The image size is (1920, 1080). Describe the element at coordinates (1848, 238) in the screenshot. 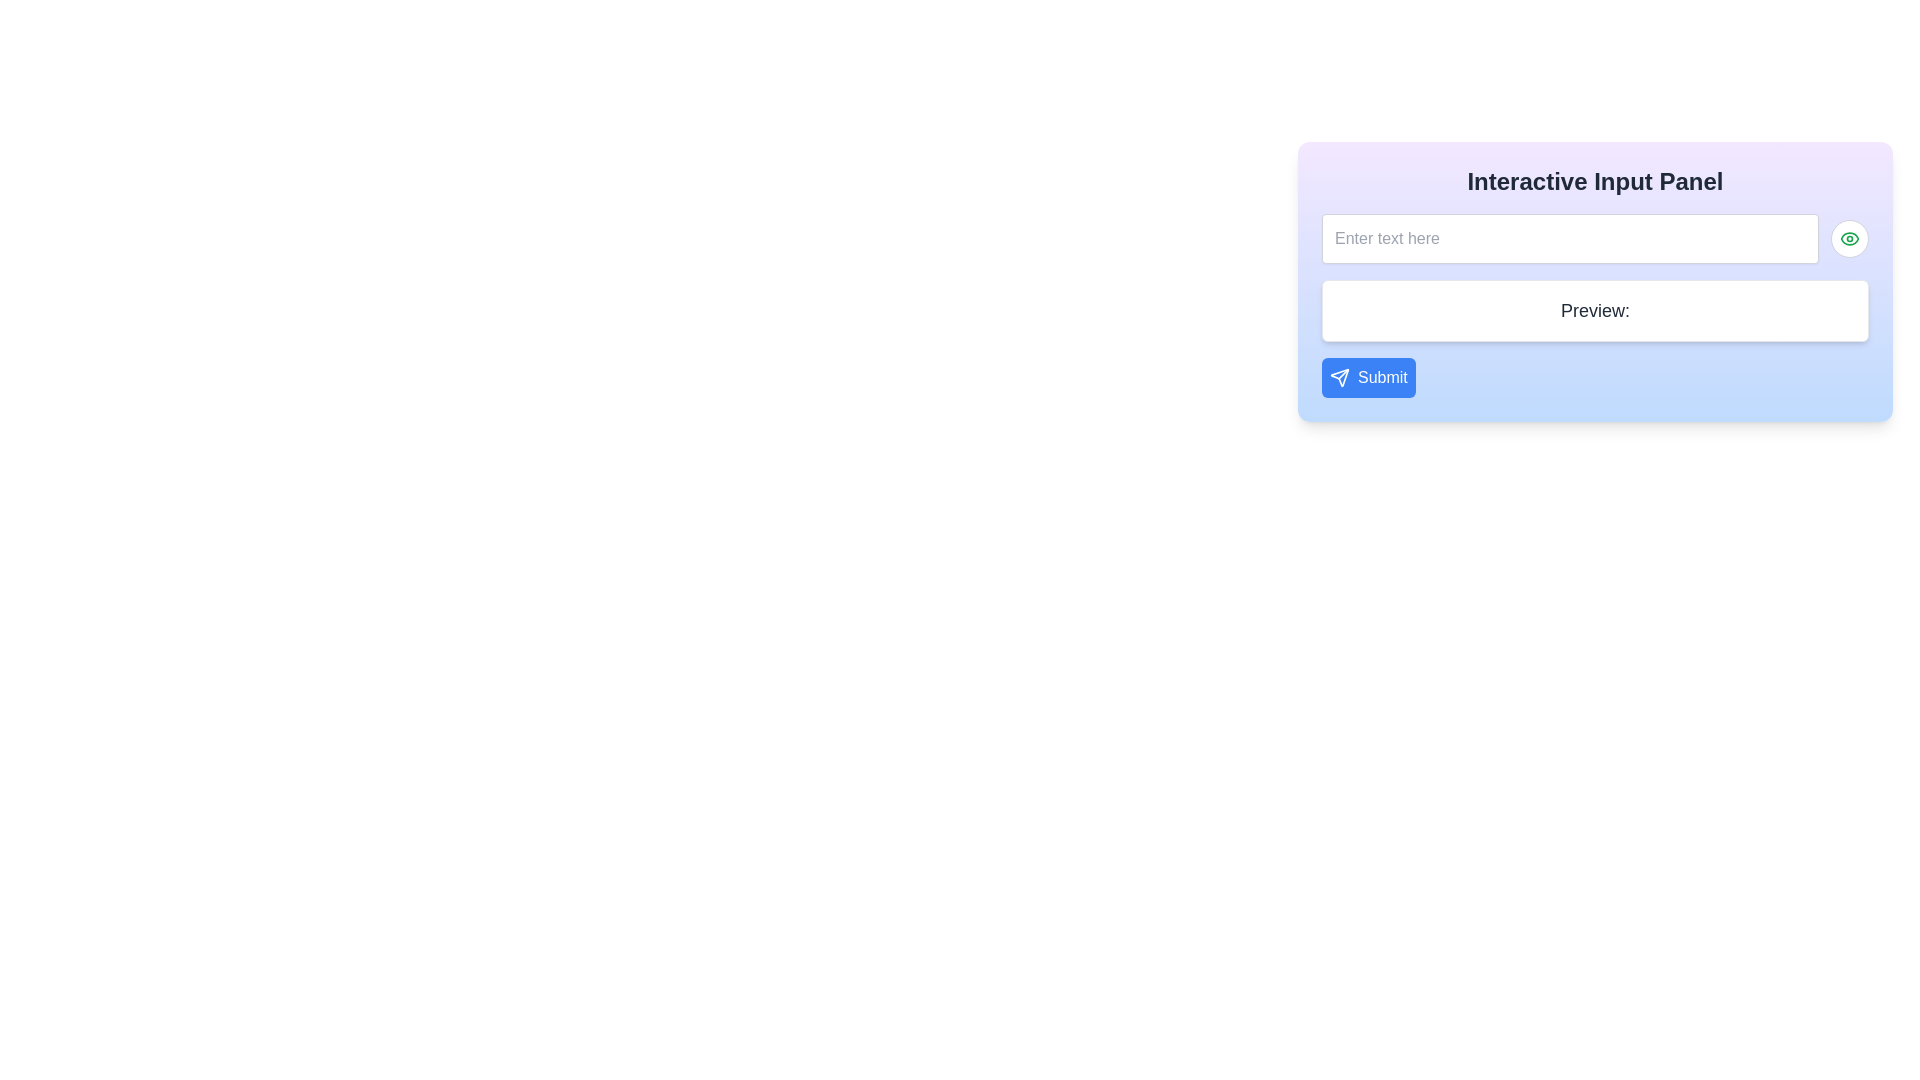

I see `the button that toggles the visibility of the entered text, which is positioned to the right of the text input field` at that location.